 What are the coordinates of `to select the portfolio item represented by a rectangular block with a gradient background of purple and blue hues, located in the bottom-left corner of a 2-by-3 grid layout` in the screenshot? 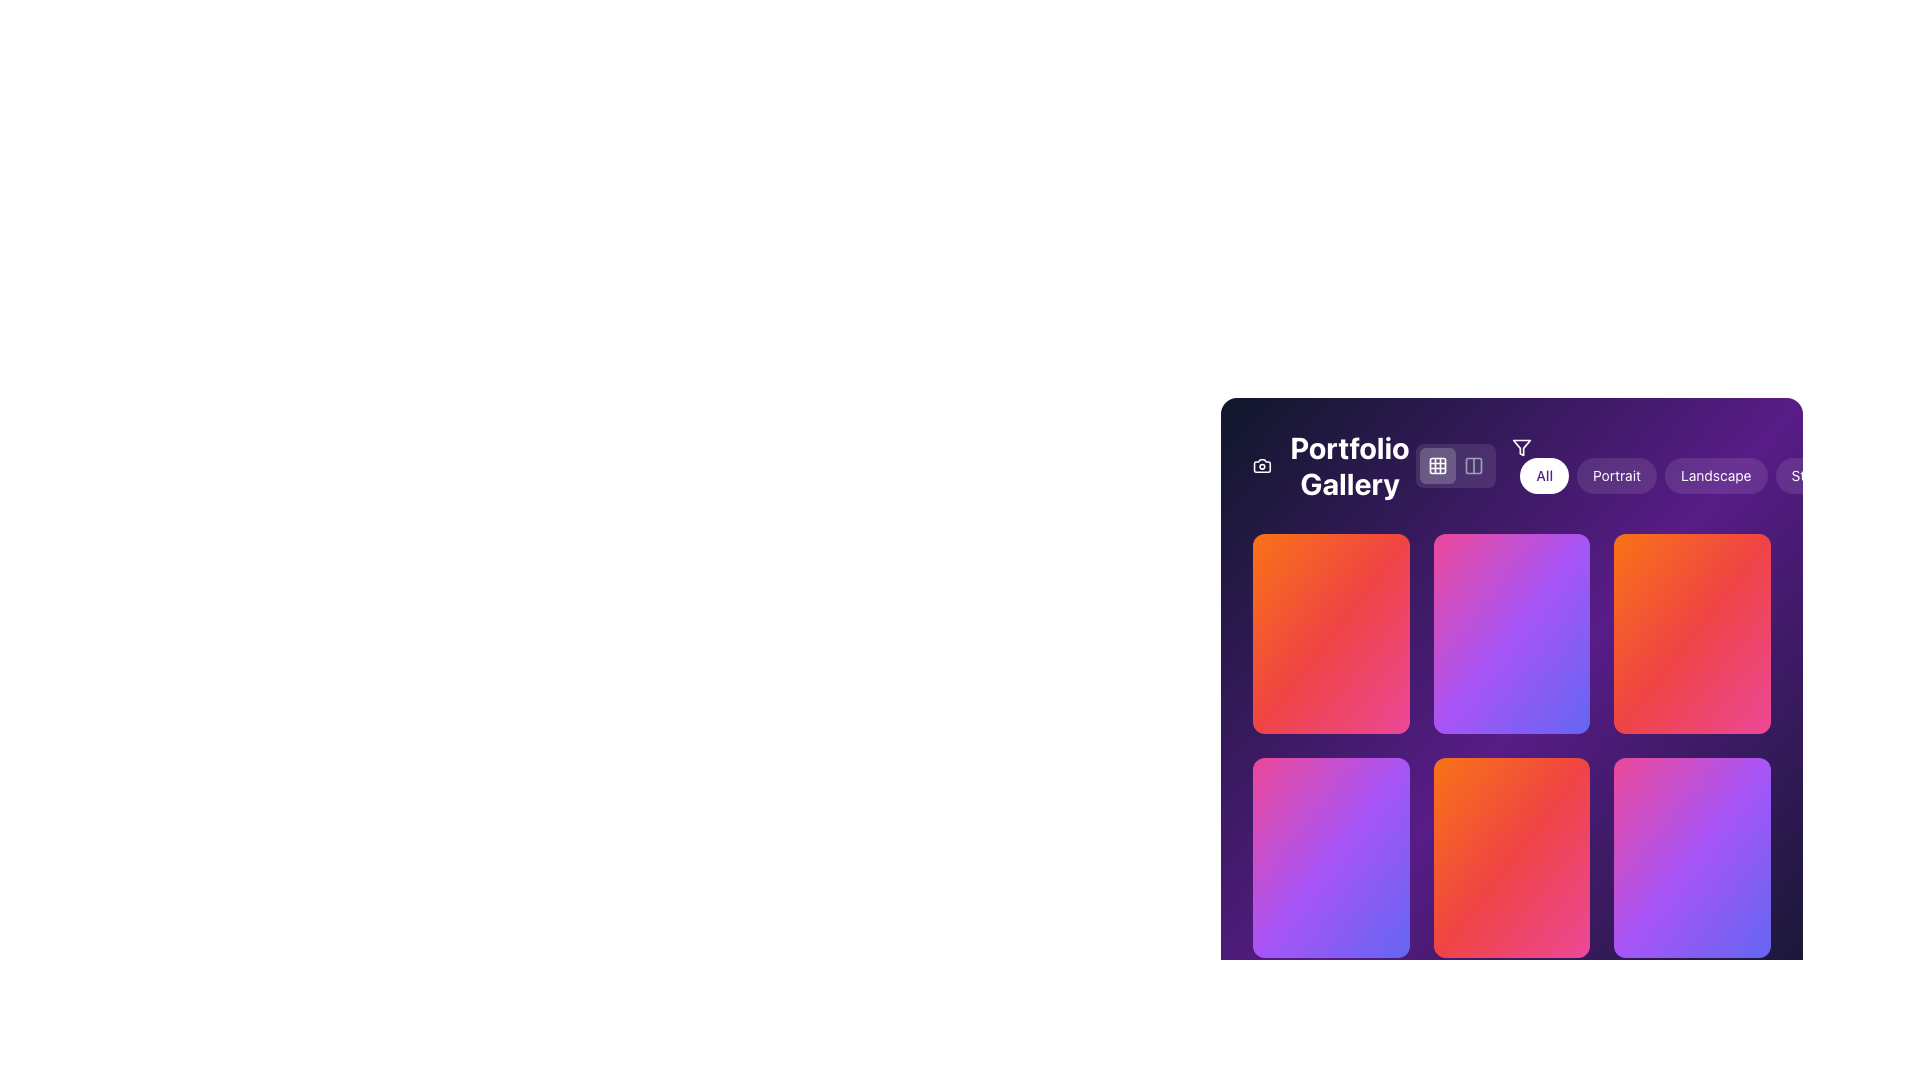 It's located at (1330, 907).